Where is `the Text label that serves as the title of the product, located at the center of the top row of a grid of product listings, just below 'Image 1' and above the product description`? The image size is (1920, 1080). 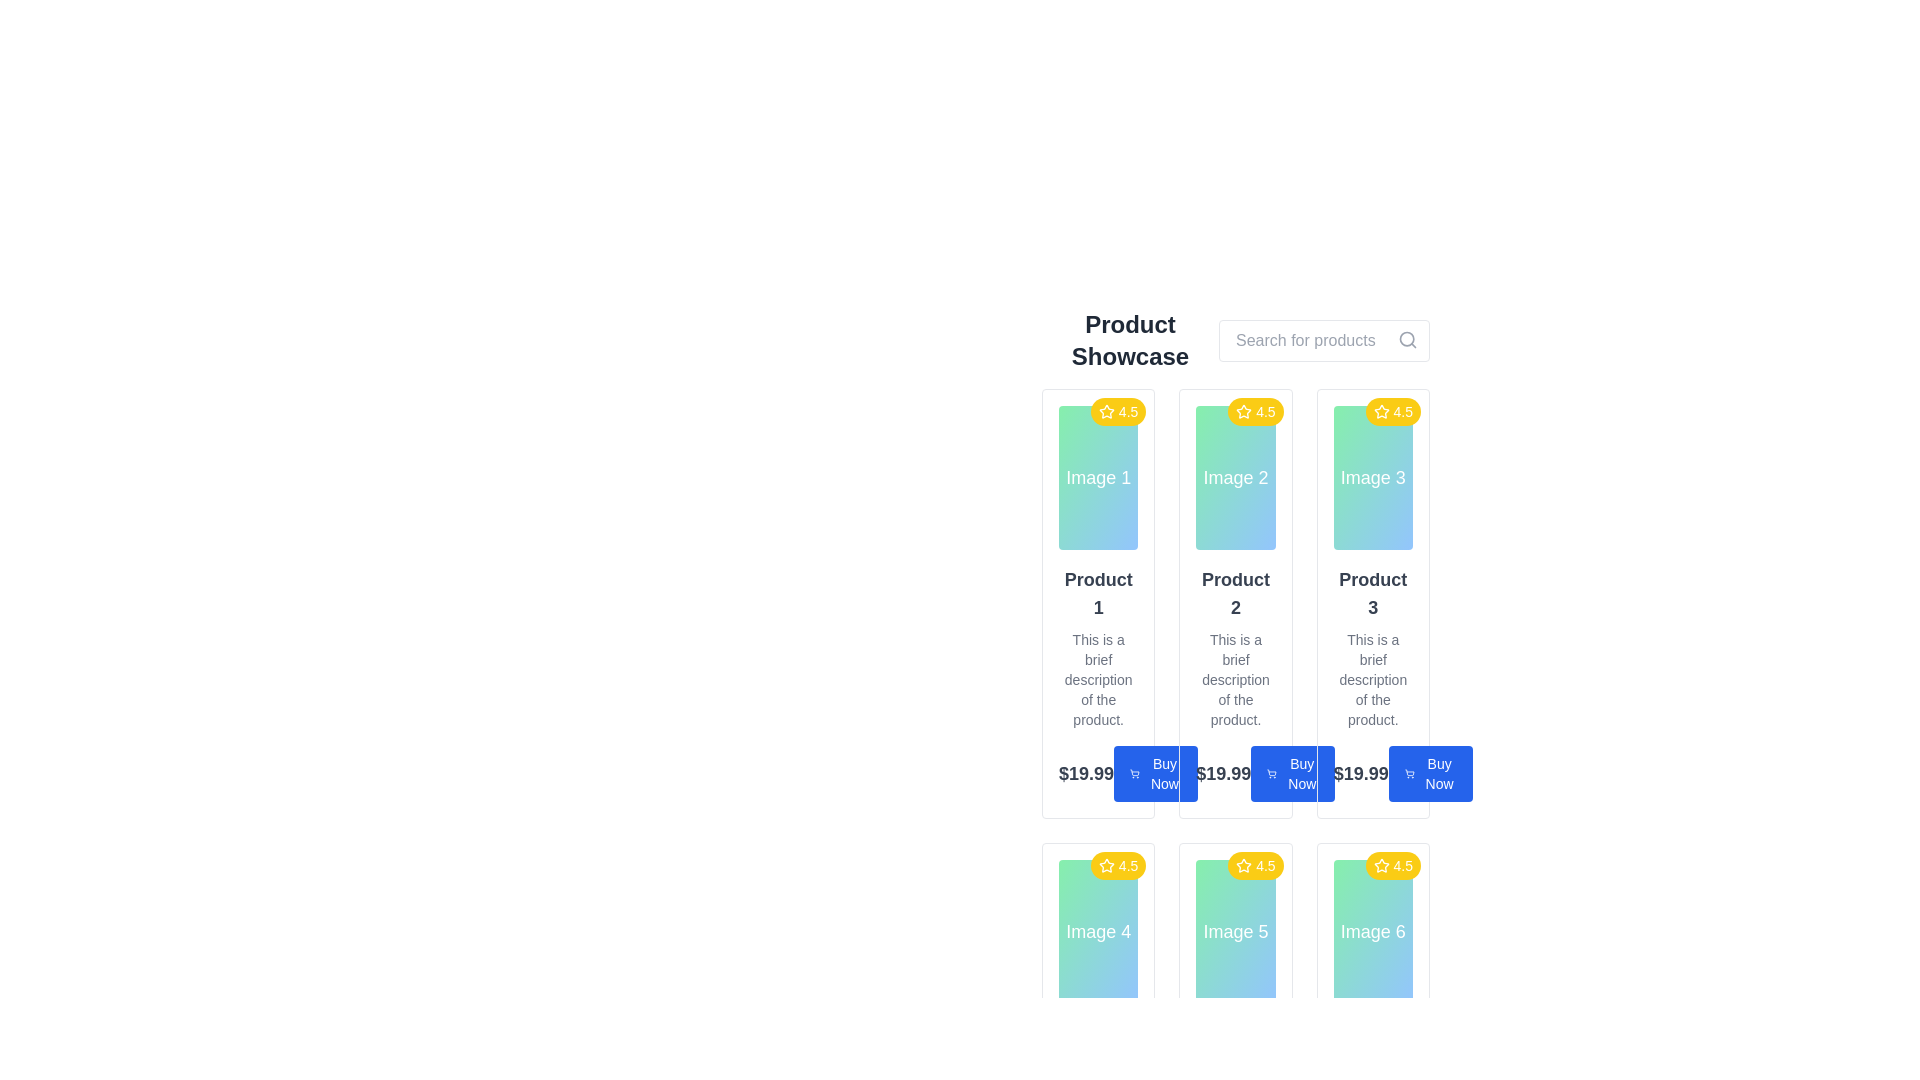 the Text label that serves as the title of the product, located at the center of the top row of a grid of product listings, just below 'Image 1' and above the product description is located at coordinates (1097, 593).